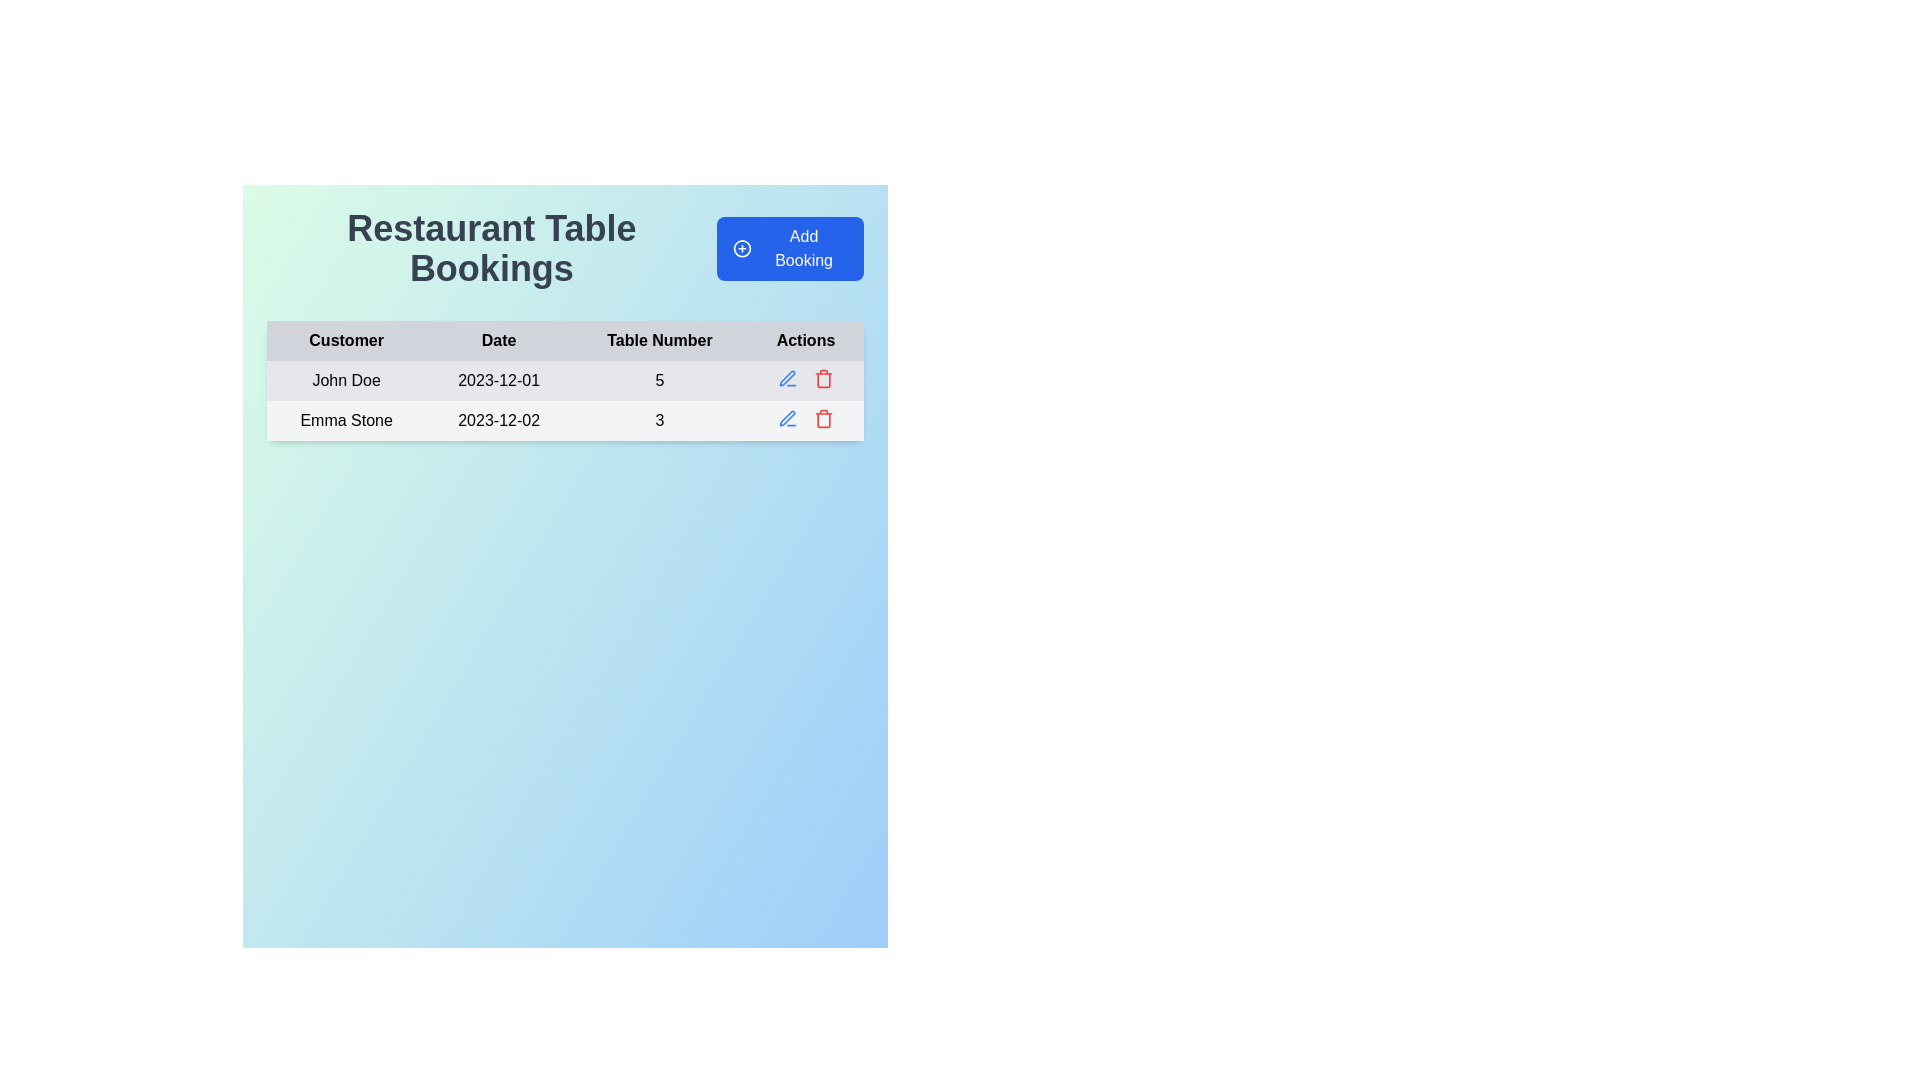 The width and height of the screenshot is (1920, 1080). I want to click on text label that serves as the header for the restaurant table booking section, located in the top-left portion of the interface, so click(491, 248).